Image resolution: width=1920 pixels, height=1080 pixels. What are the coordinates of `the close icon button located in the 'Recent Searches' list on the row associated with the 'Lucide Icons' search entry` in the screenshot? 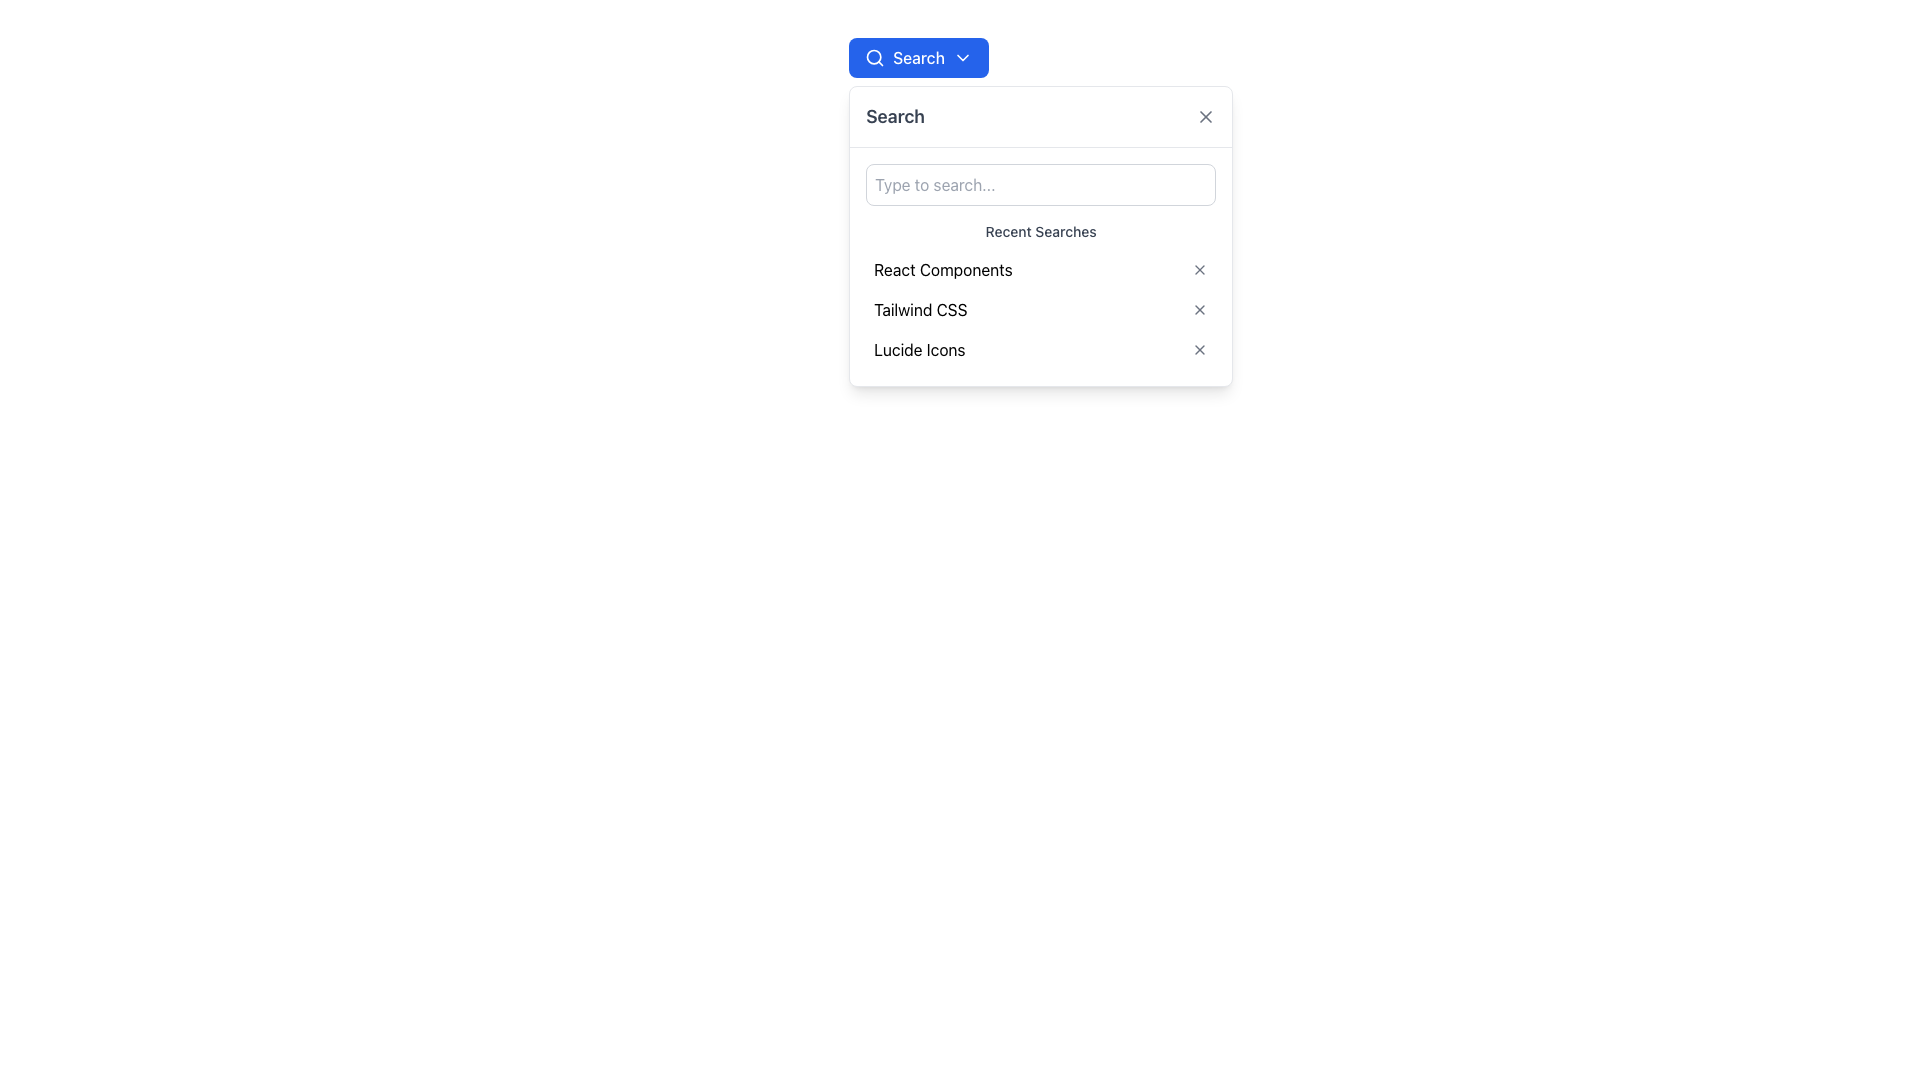 It's located at (1200, 349).